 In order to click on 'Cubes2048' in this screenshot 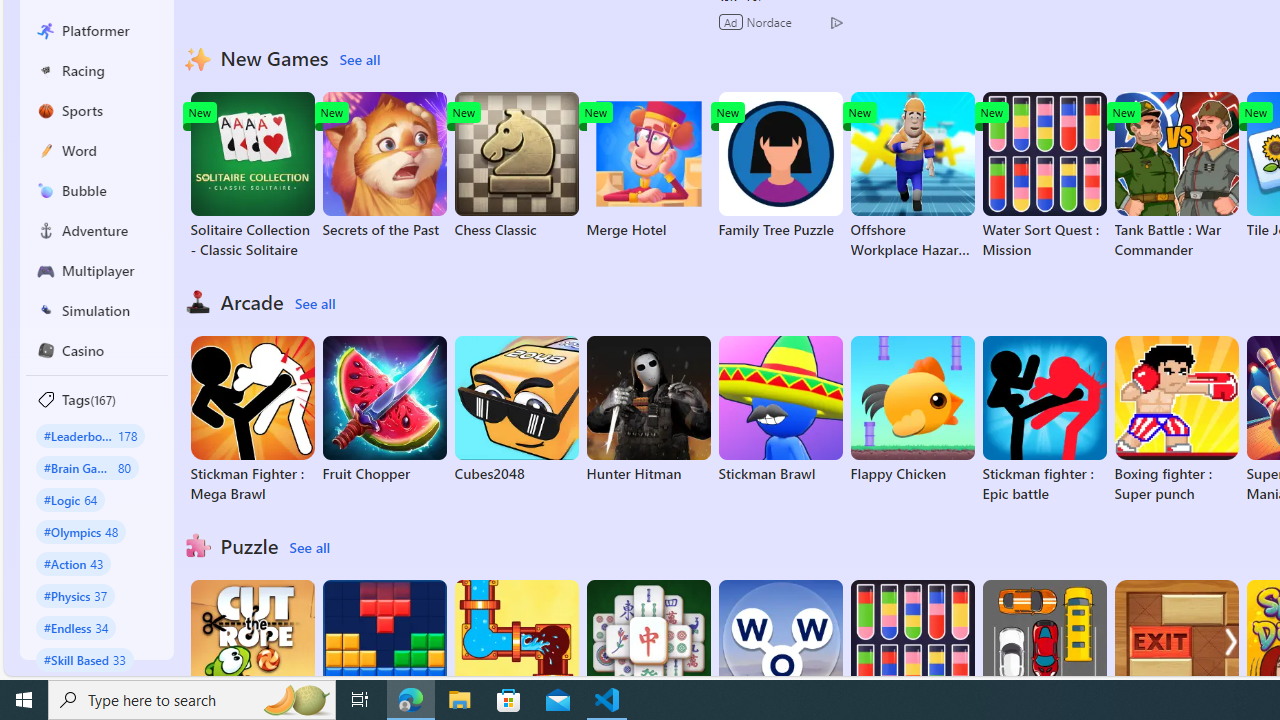, I will do `click(516, 409)`.